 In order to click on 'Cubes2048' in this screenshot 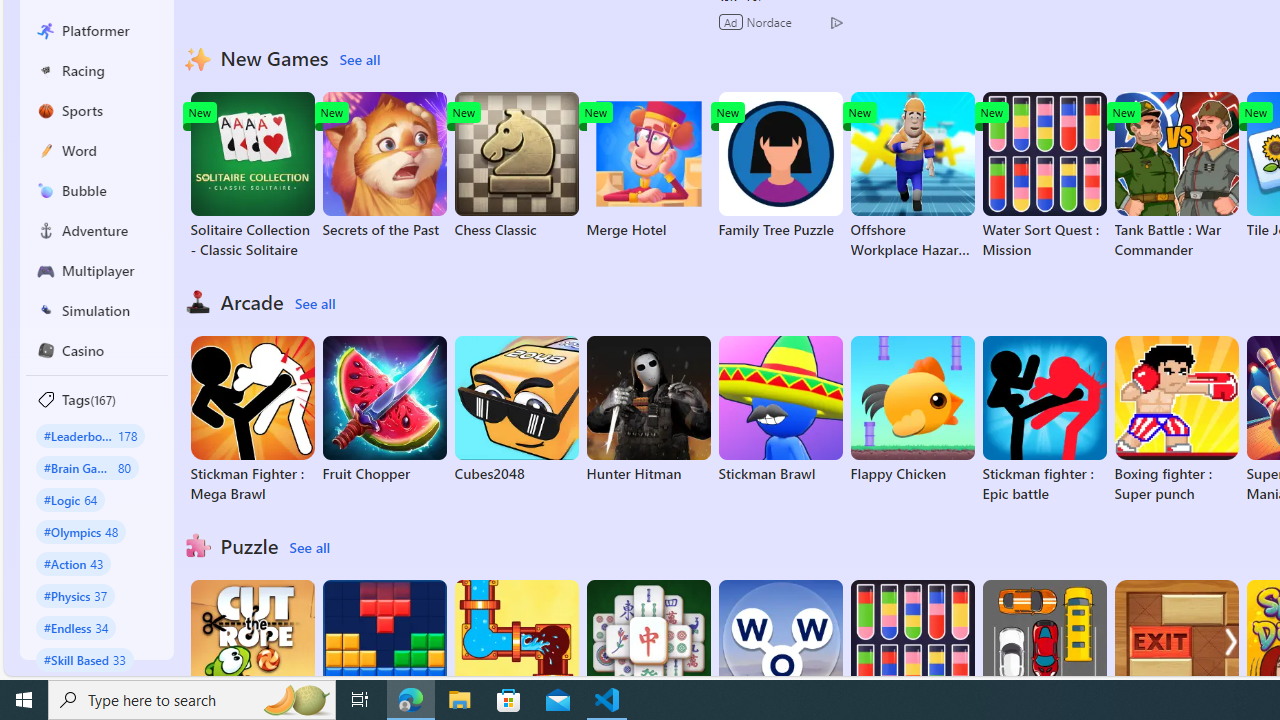, I will do `click(516, 409)`.